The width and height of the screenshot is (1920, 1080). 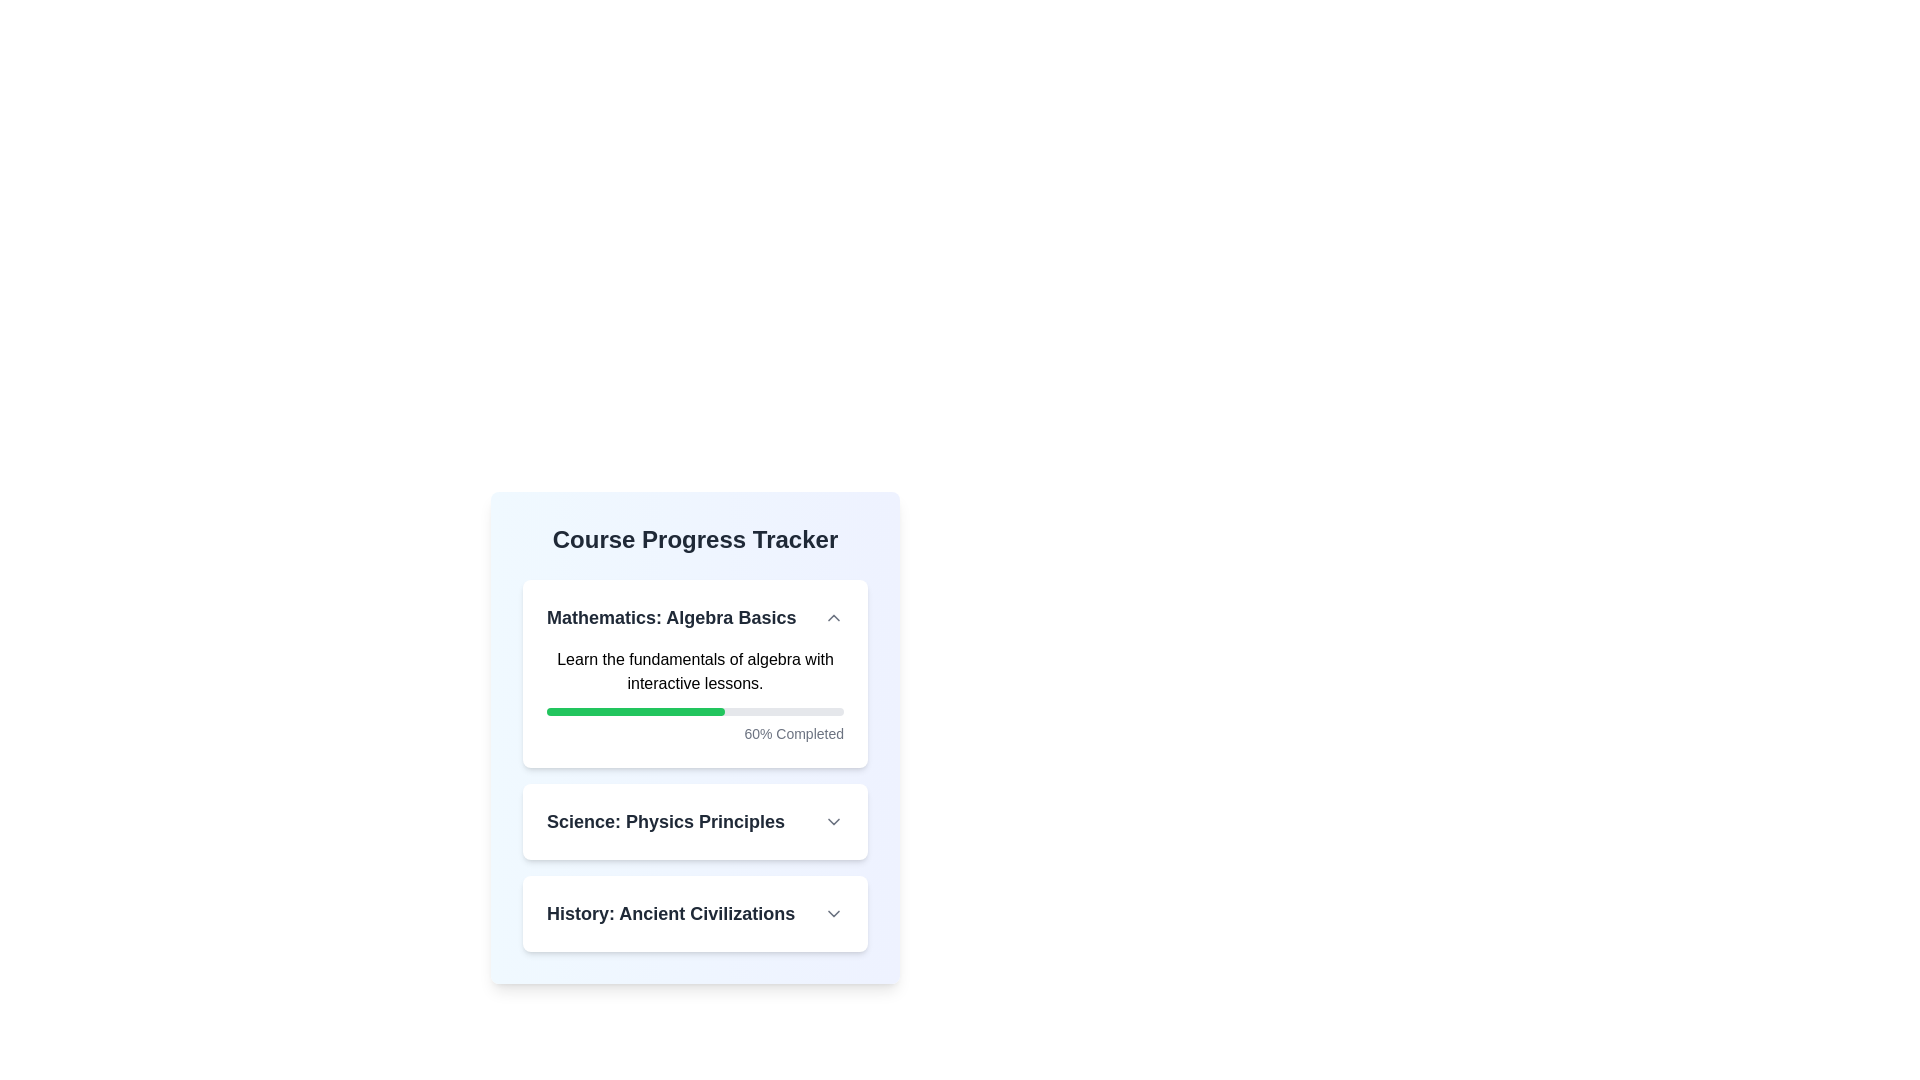 What do you see at coordinates (695, 694) in the screenshot?
I see `description of the visual progress indicator located in the 'Mathematics: Algebra Basics' section of the progress tracker interface, which is the second element below the section title and an optional menu icon` at bounding box center [695, 694].